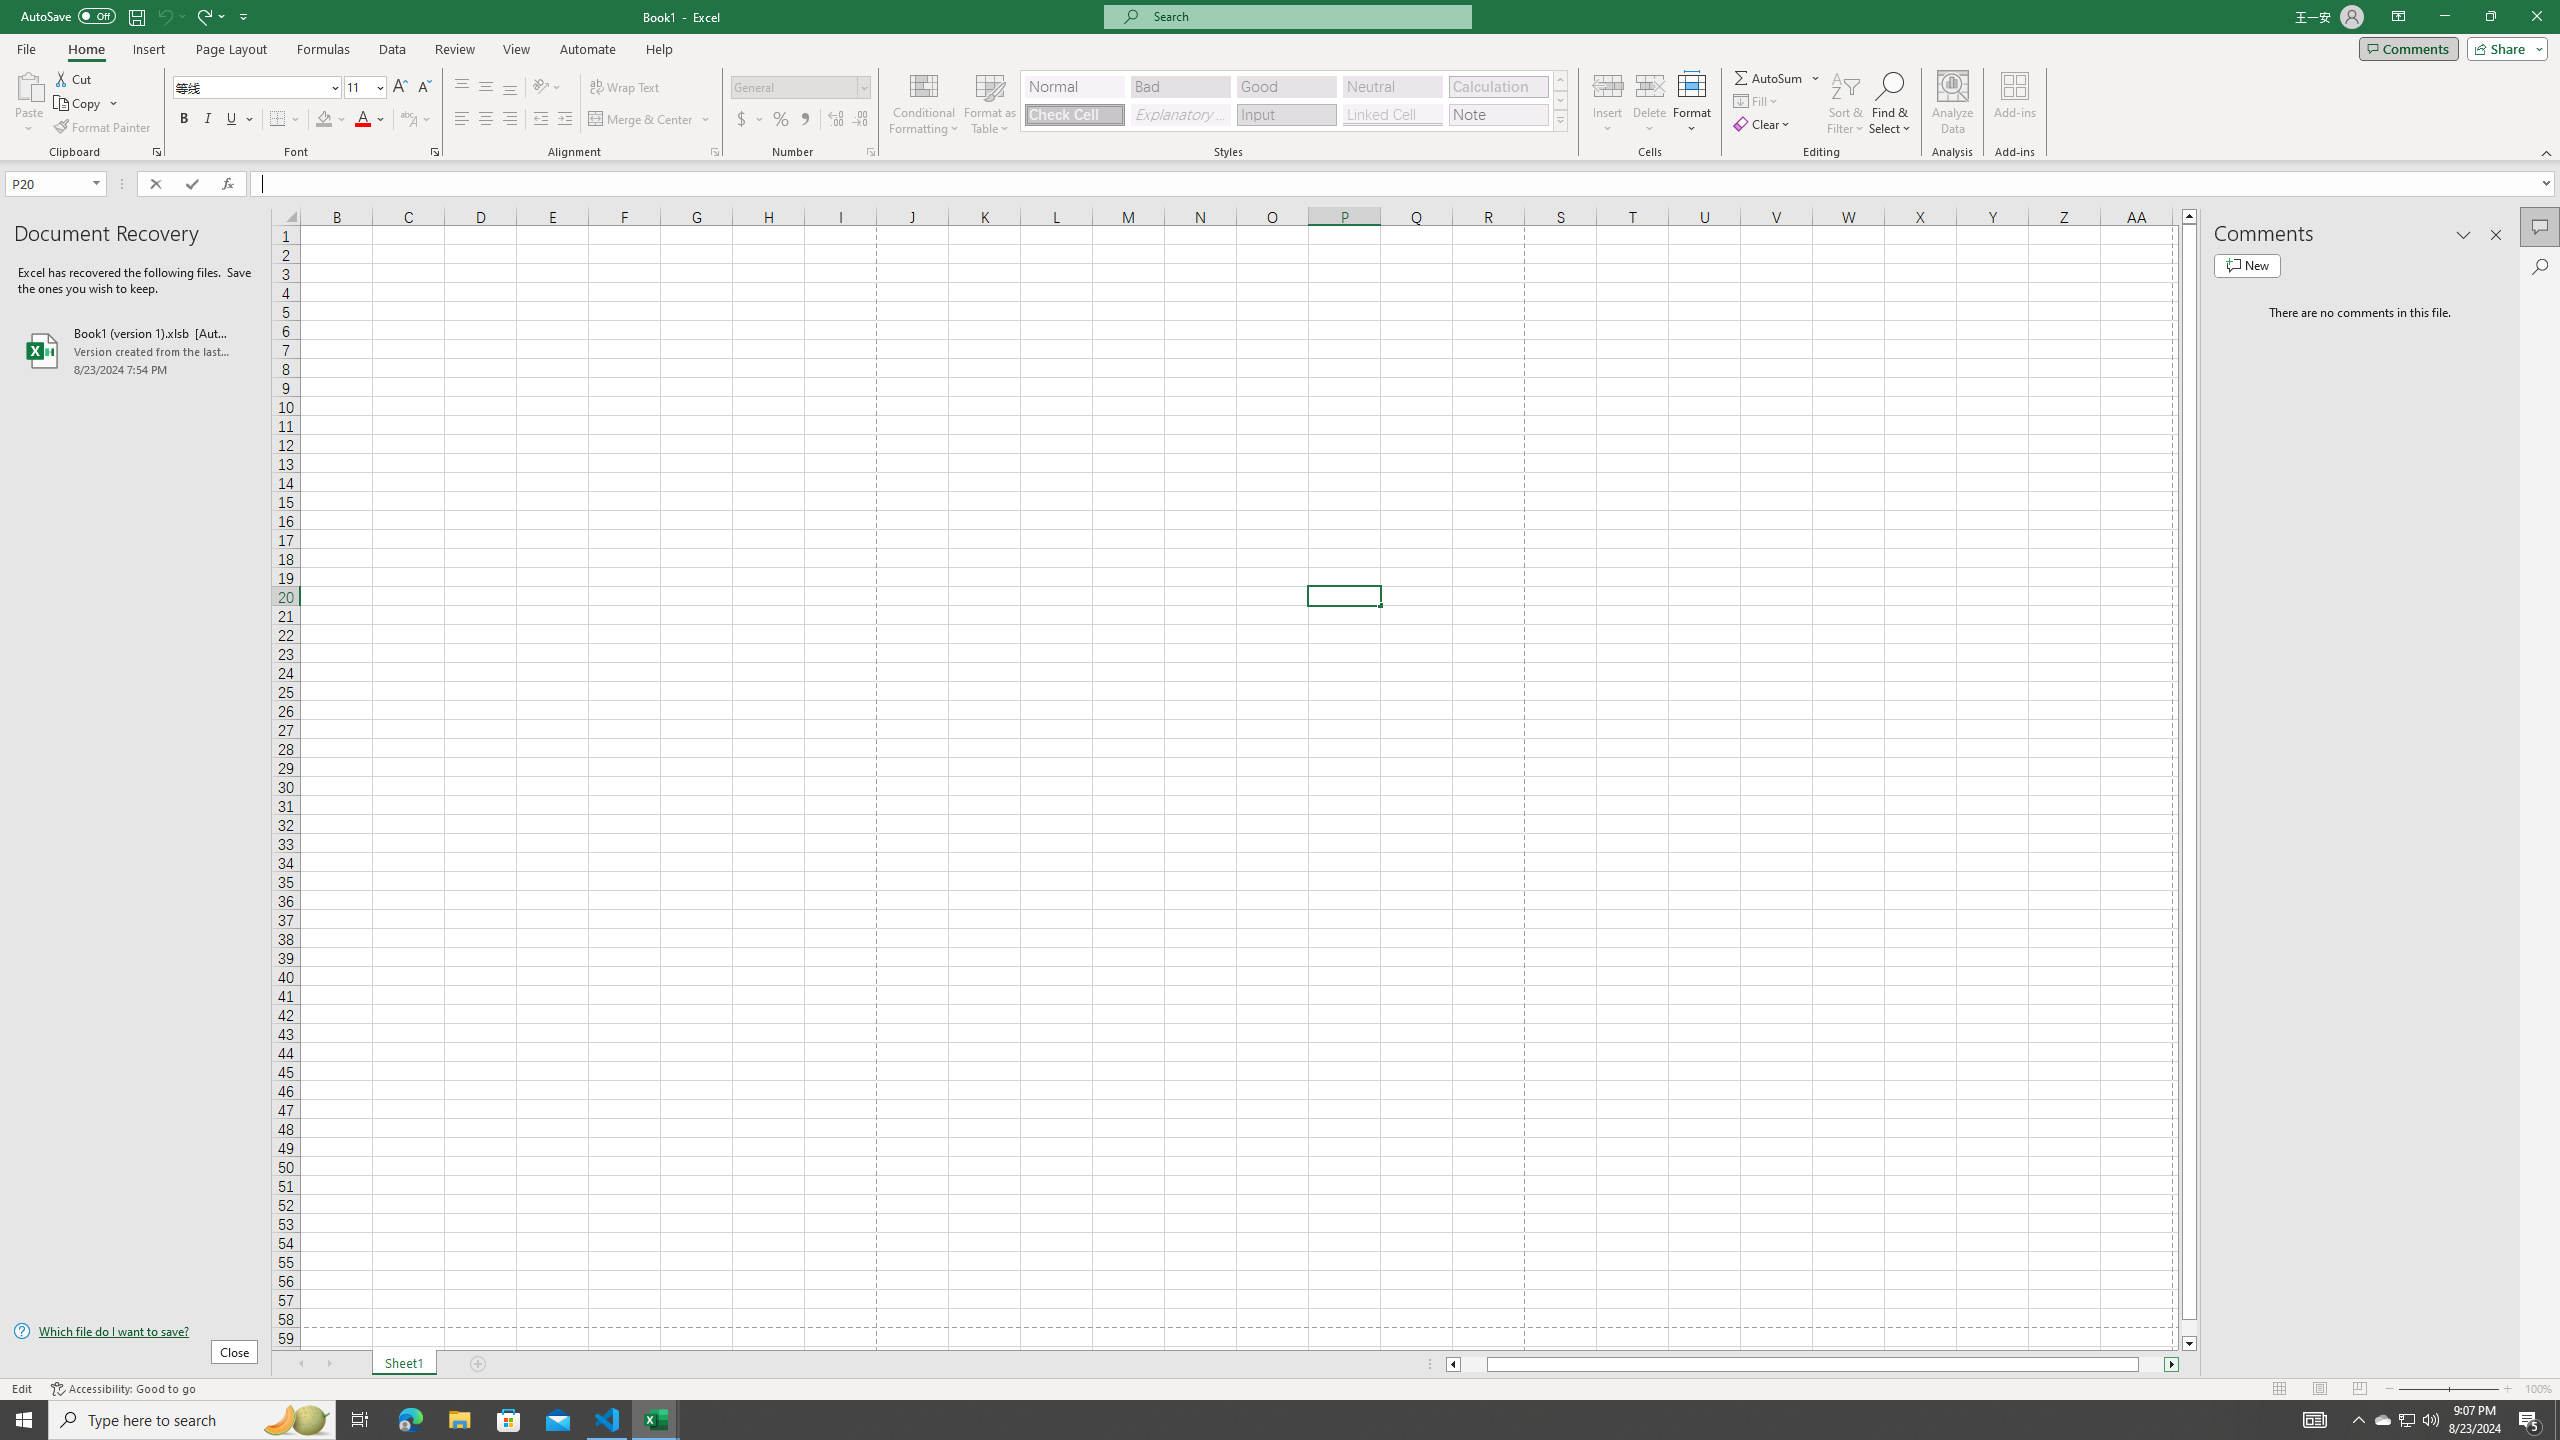 Image resolution: width=2560 pixels, height=1440 pixels. Describe the element at coordinates (239, 118) in the screenshot. I see `'Underline'` at that location.